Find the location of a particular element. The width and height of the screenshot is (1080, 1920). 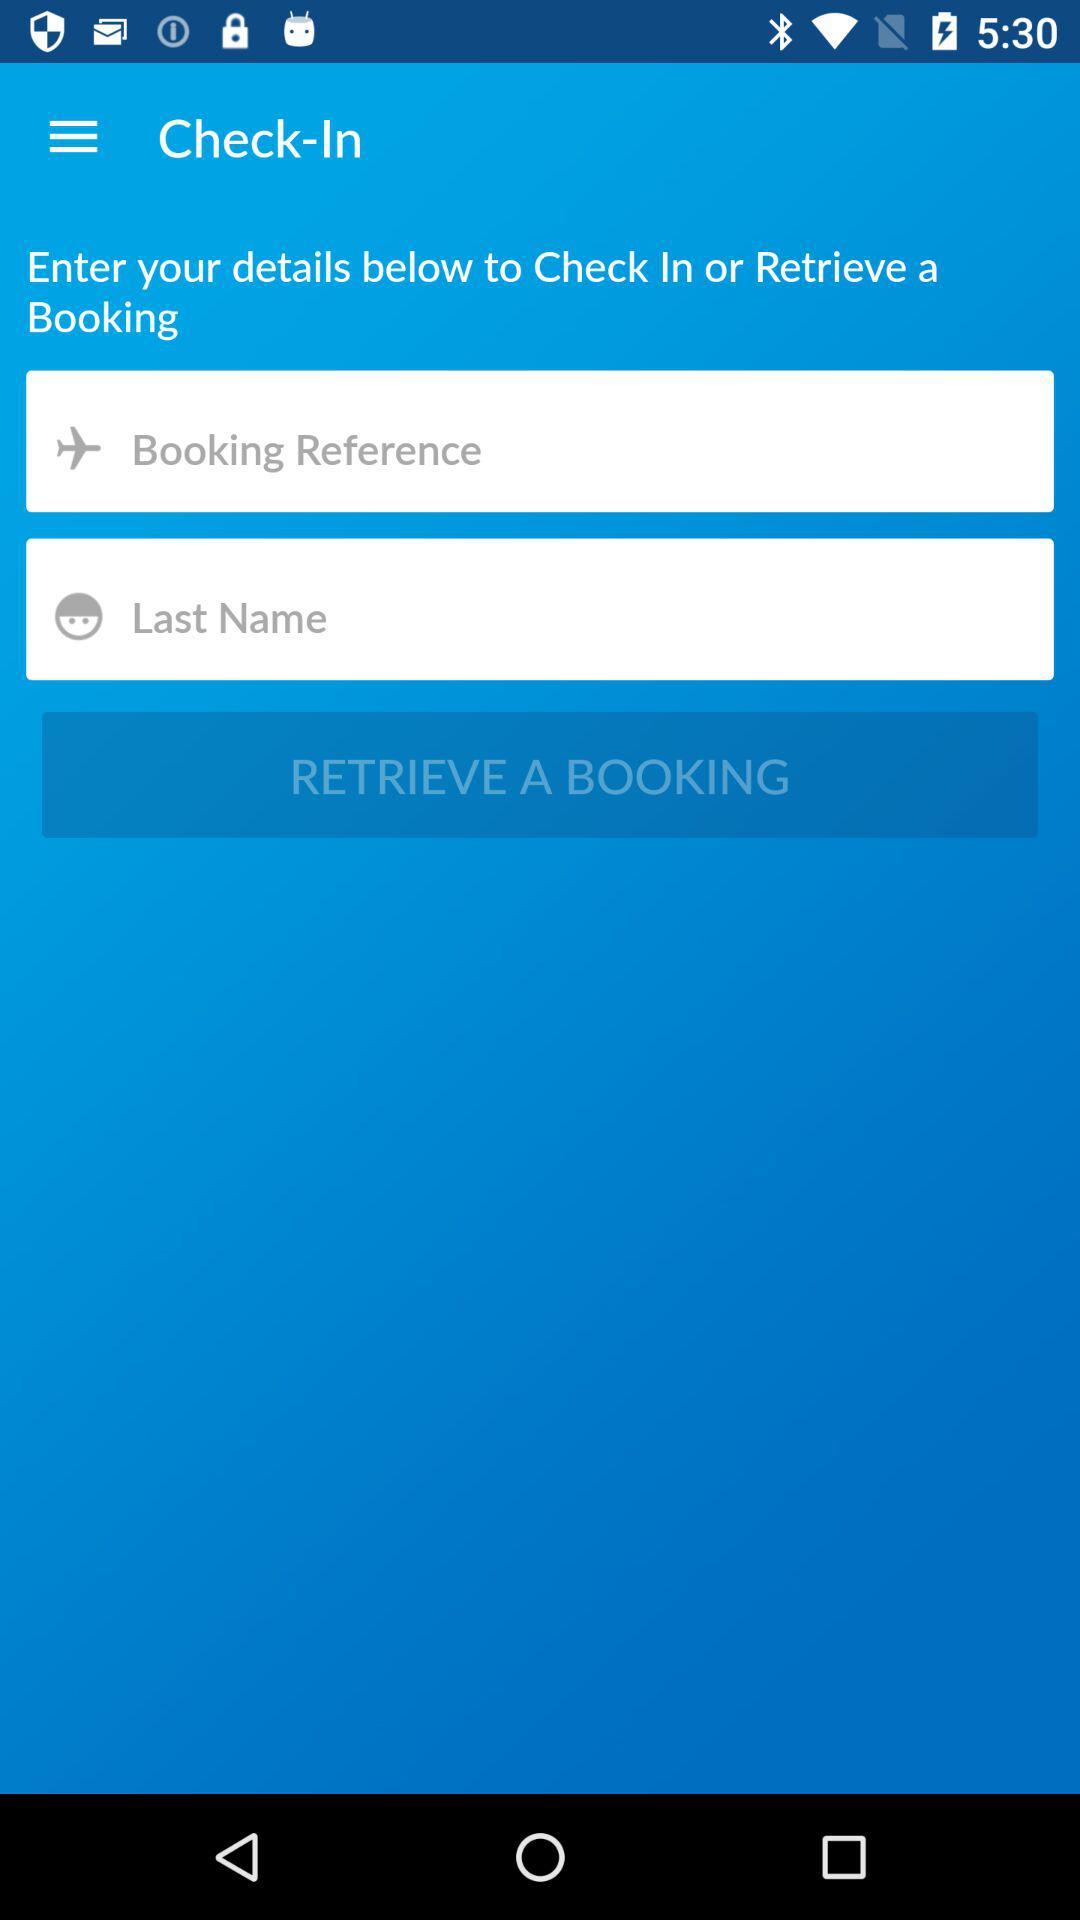

booking preference is located at coordinates (540, 443).